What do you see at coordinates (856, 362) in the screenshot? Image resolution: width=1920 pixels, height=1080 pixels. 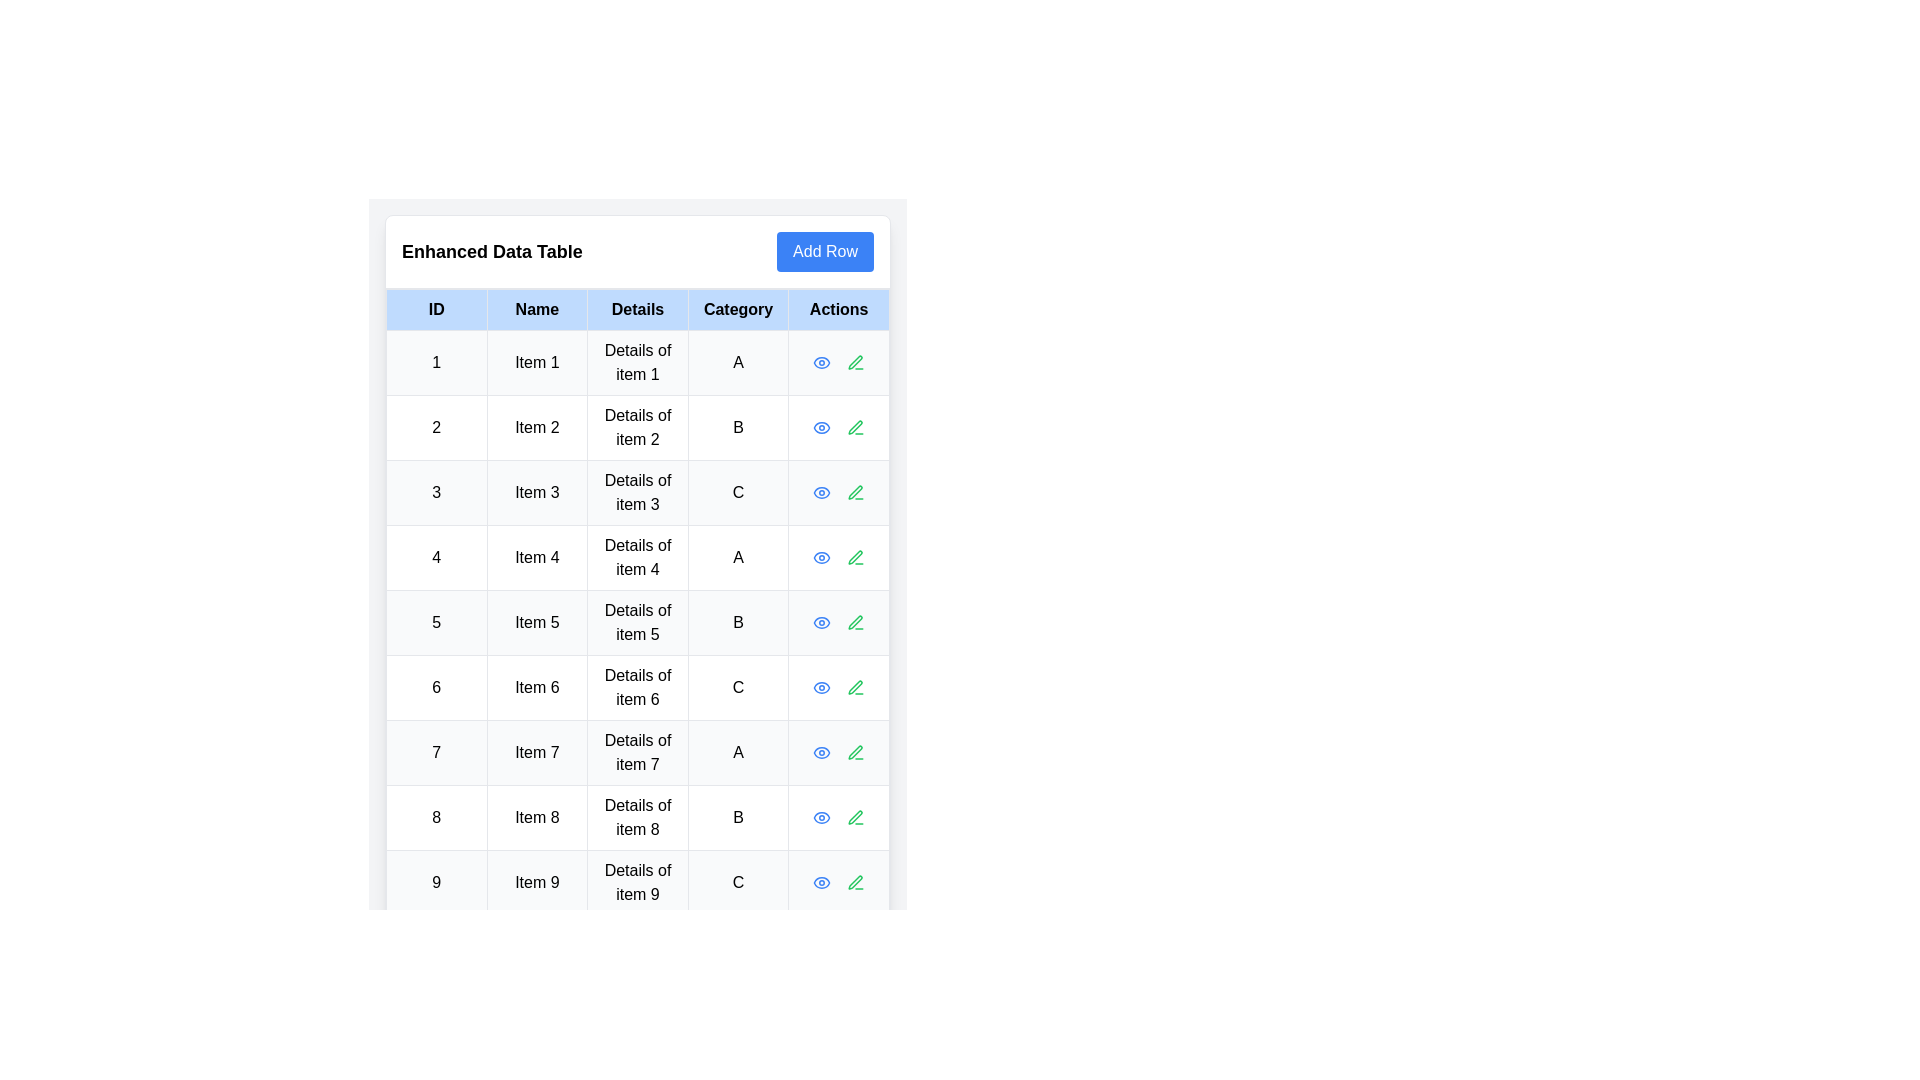 I see `the green pen-shaped SVG icon located in the Actions column of the first row in the Enhanced Data Table` at bounding box center [856, 362].